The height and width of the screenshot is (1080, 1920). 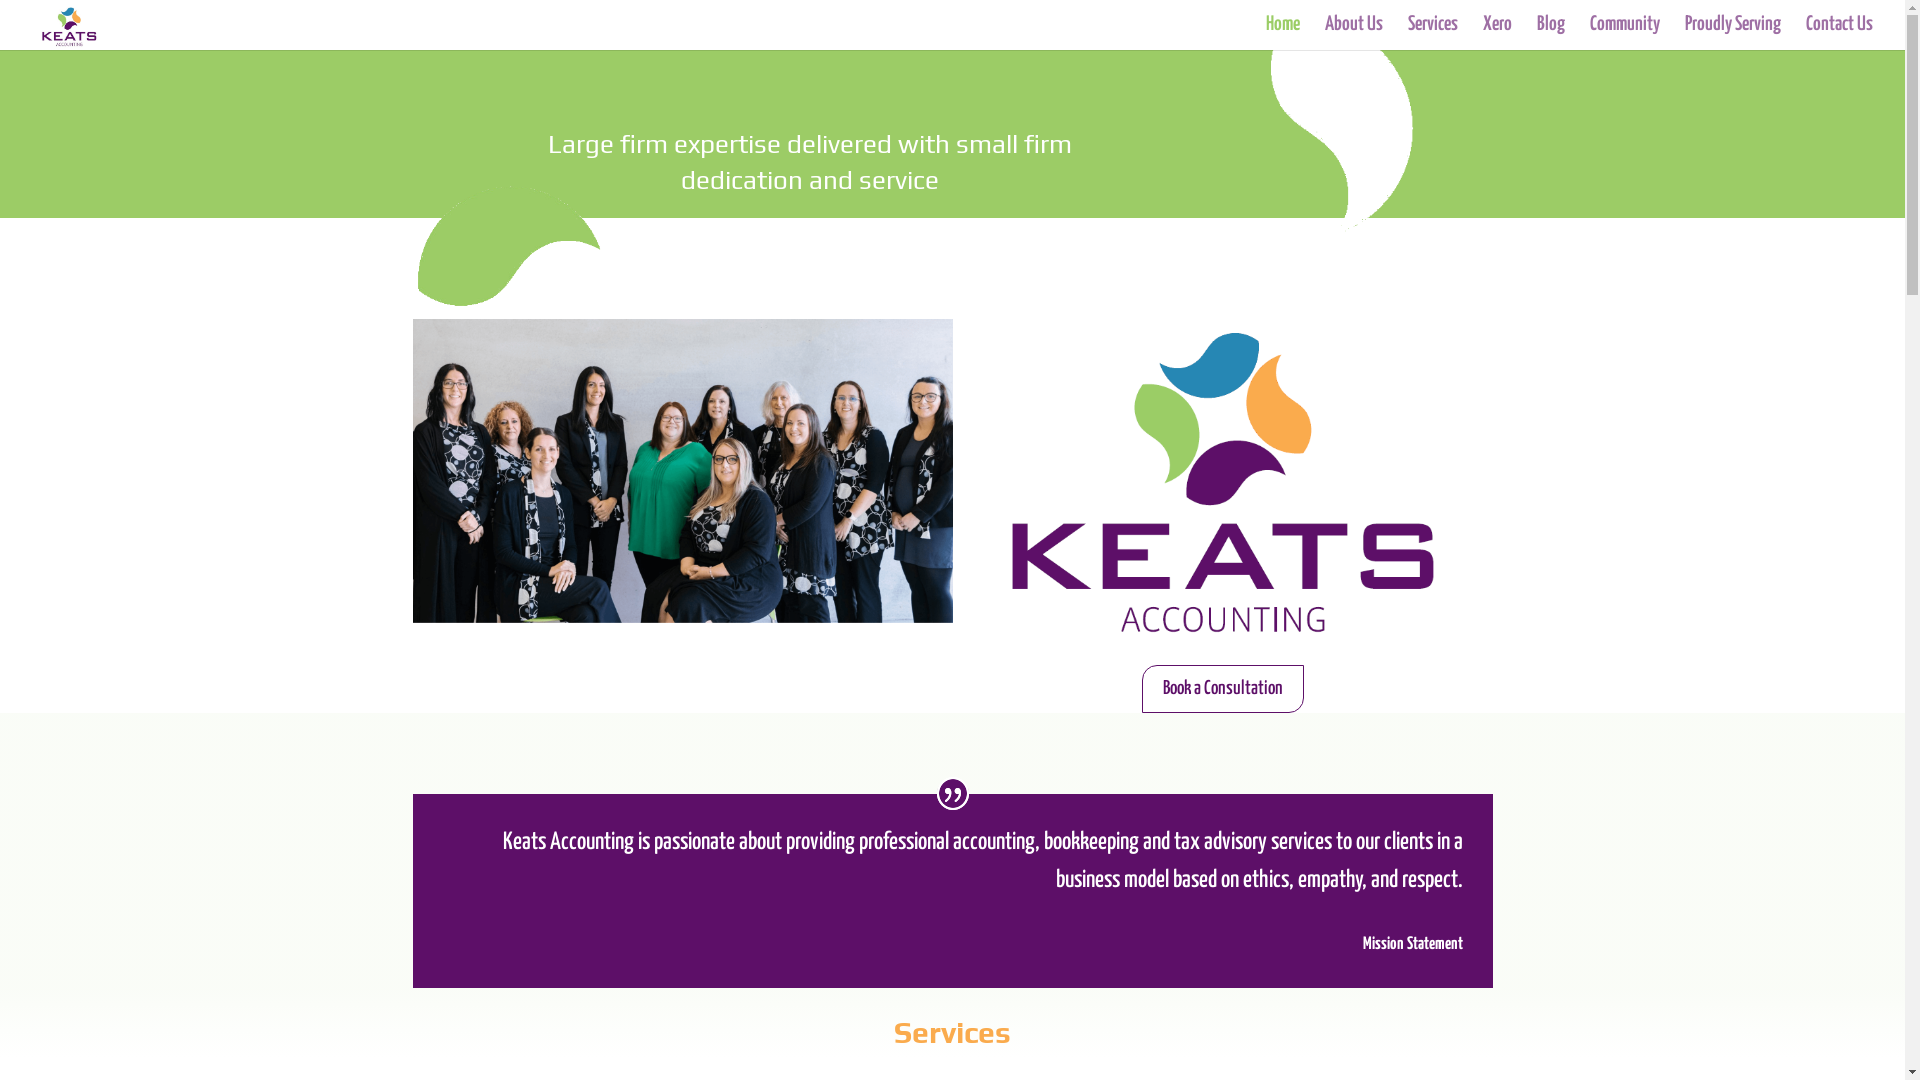 I want to click on 'Contact Us', so click(x=1839, y=34).